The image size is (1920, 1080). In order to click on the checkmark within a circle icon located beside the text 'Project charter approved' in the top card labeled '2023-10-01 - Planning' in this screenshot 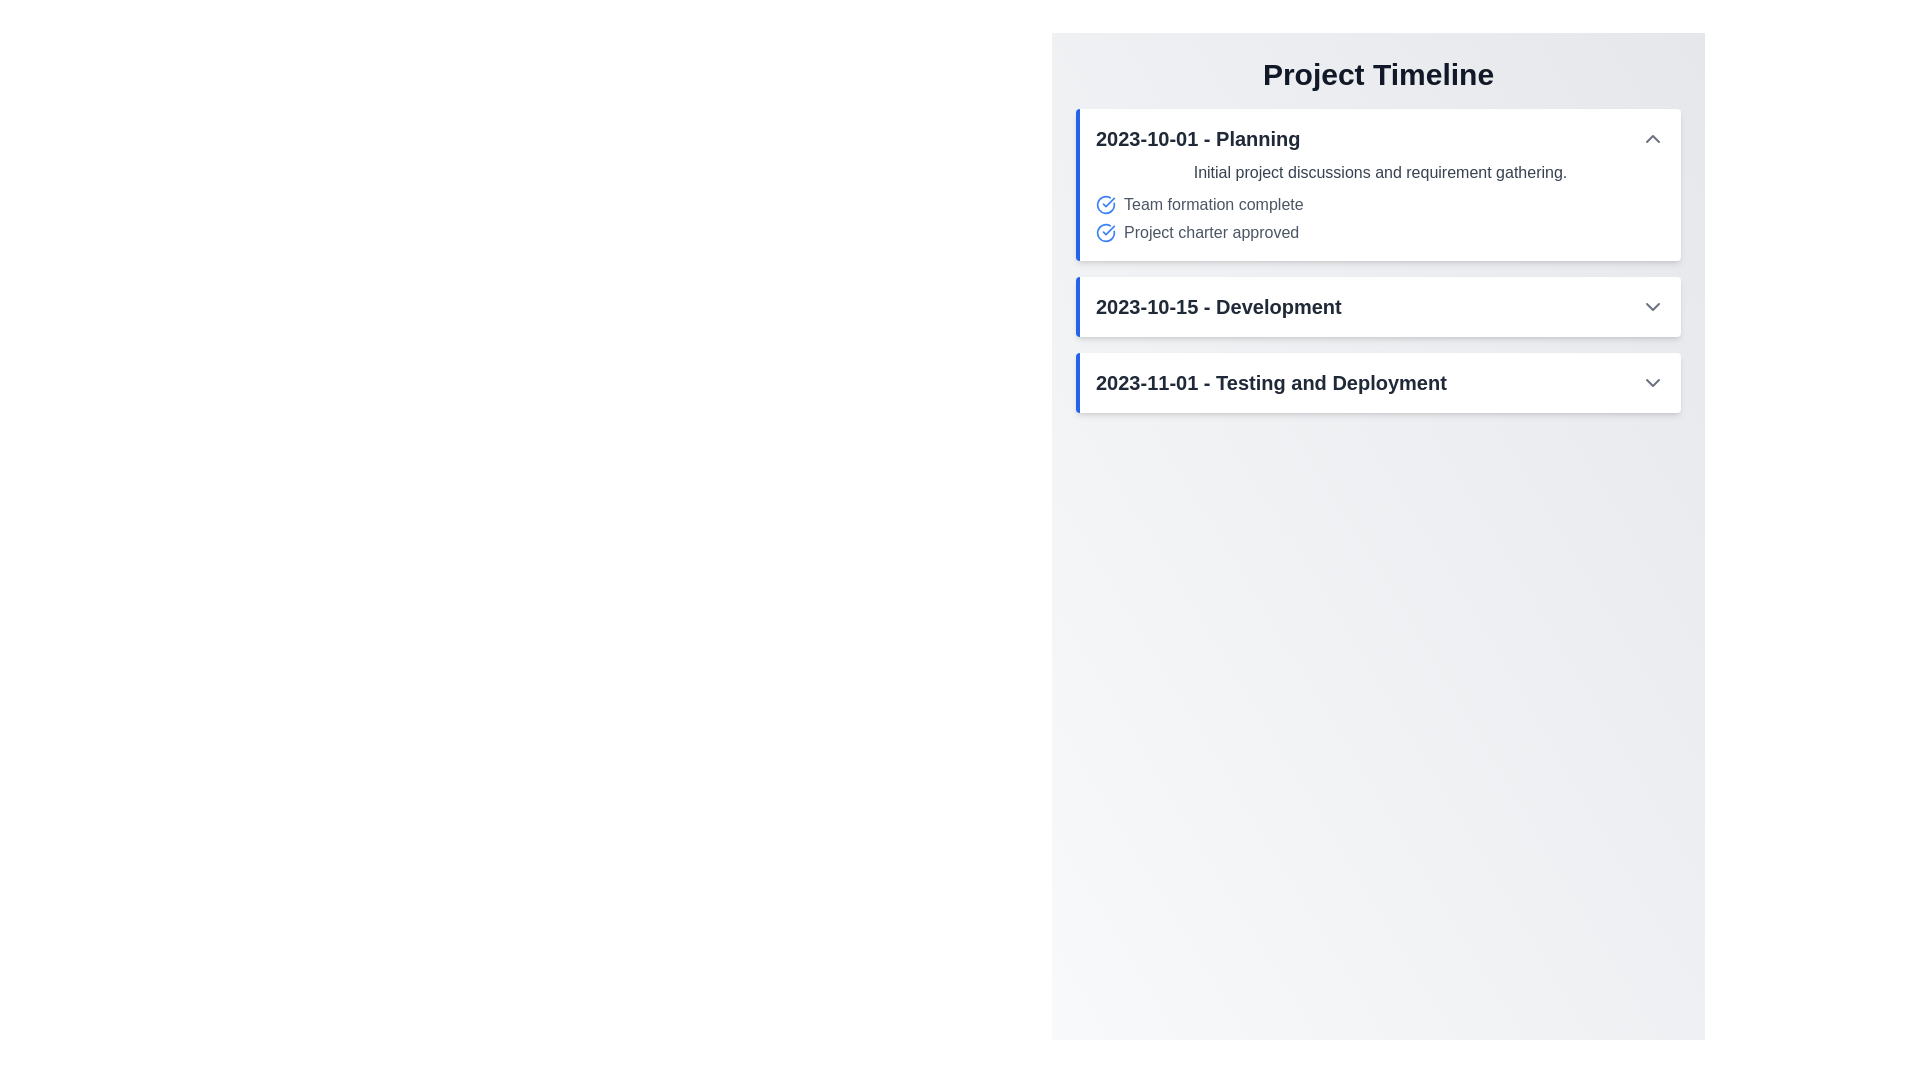, I will do `click(1104, 231)`.